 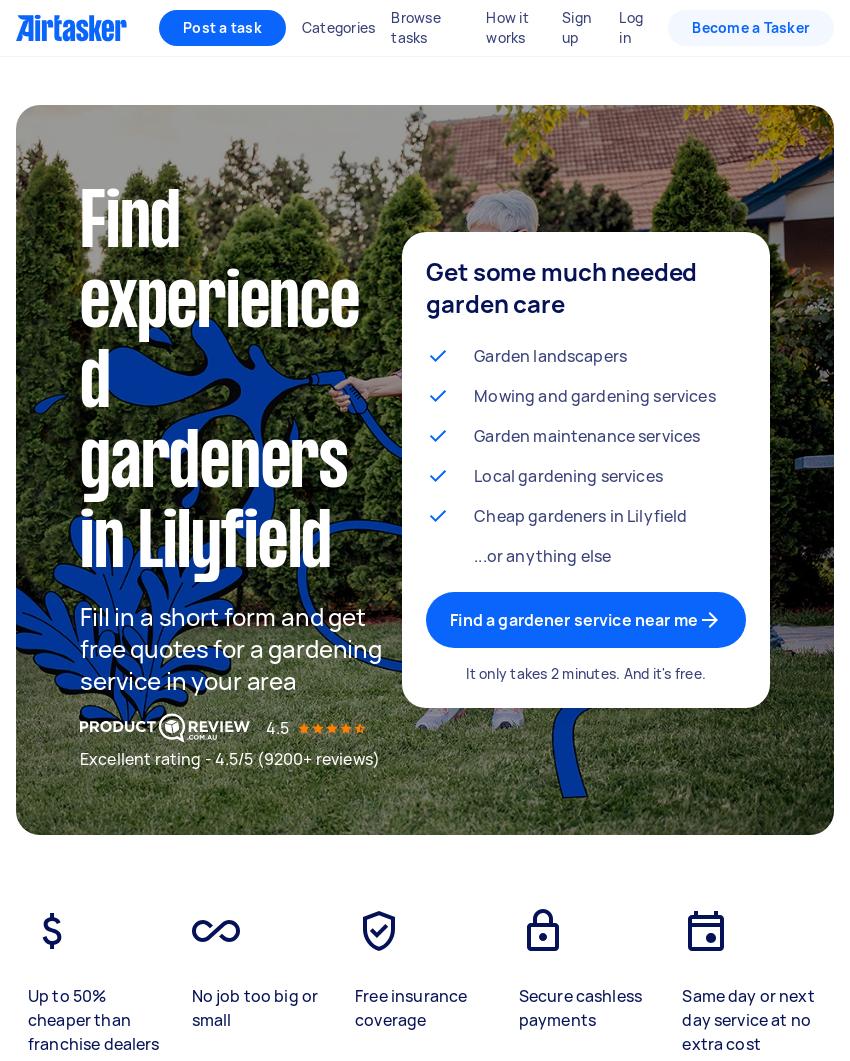 What do you see at coordinates (576, 27) in the screenshot?
I see `'Sign up'` at bounding box center [576, 27].